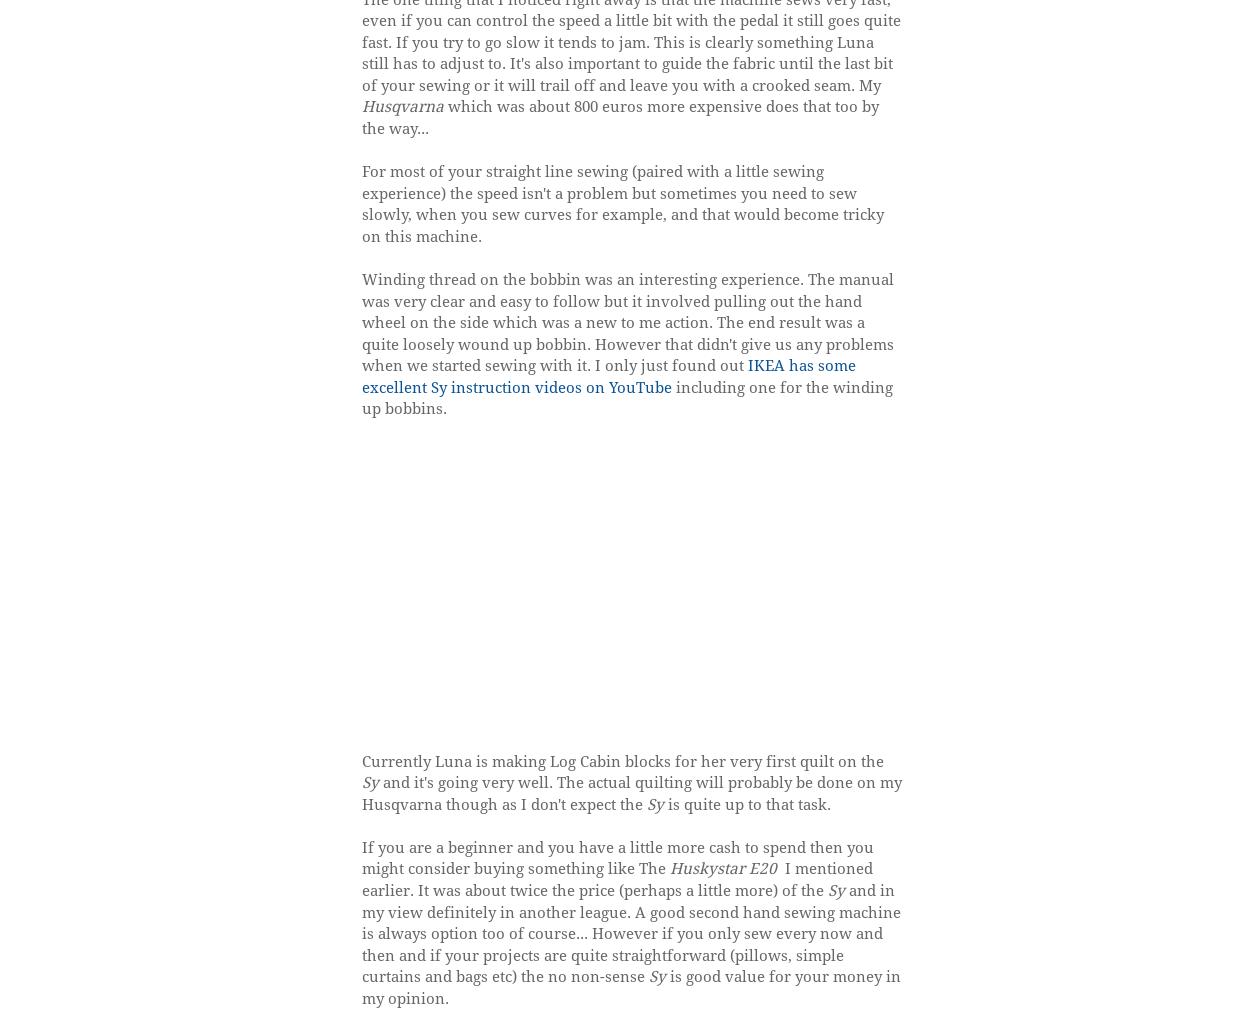 This screenshot has height=1026, width=1258. I want to click on 'Currently Luna is making Log Cabin blocks for her very first quilt on the', so click(621, 760).